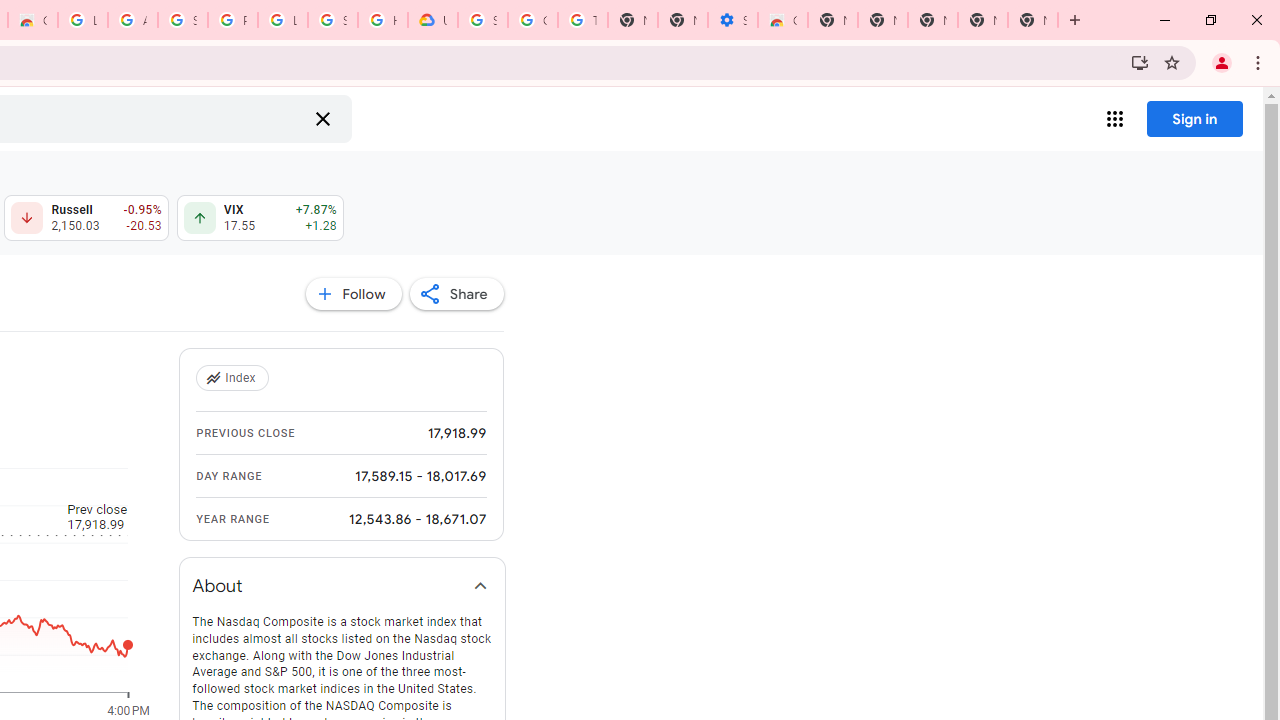  Describe the element at coordinates (85, 218) in the screenshot. I see `'Russell 2,150.03 Down by 0.95% -20.53'` at that location.